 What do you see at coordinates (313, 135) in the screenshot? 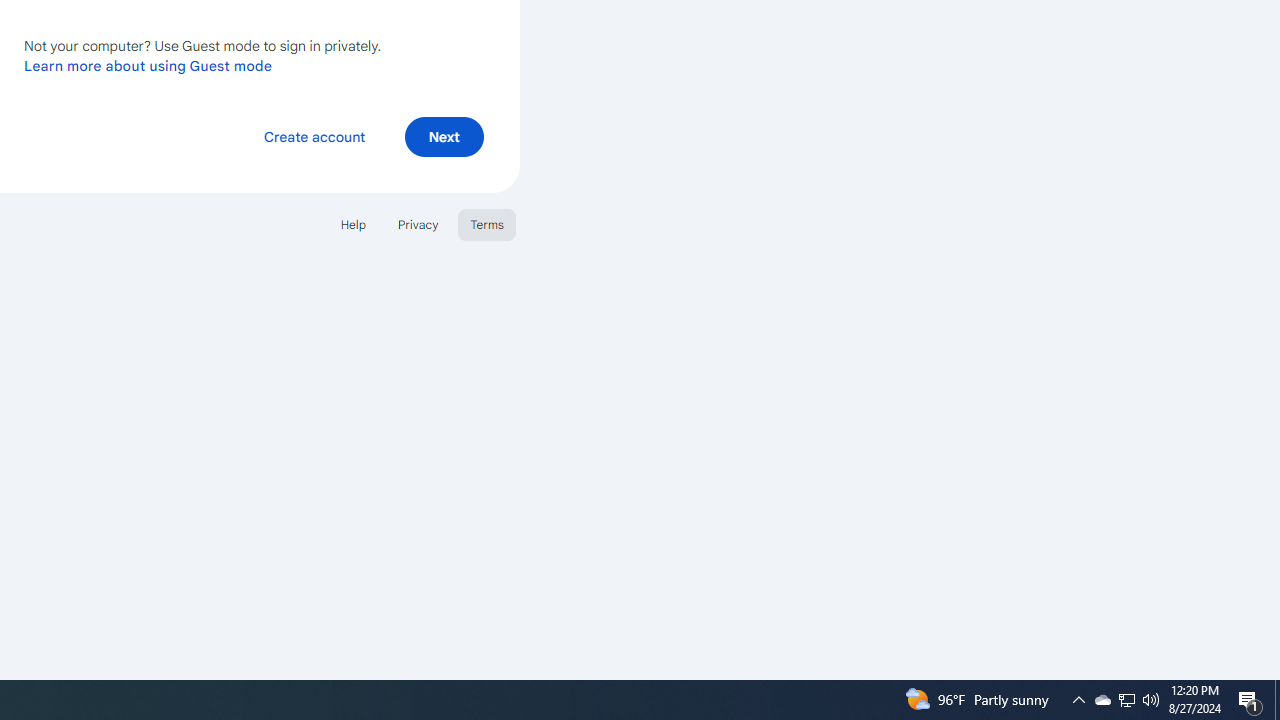
I see `'Create account'` at bounding box center [313, 135].